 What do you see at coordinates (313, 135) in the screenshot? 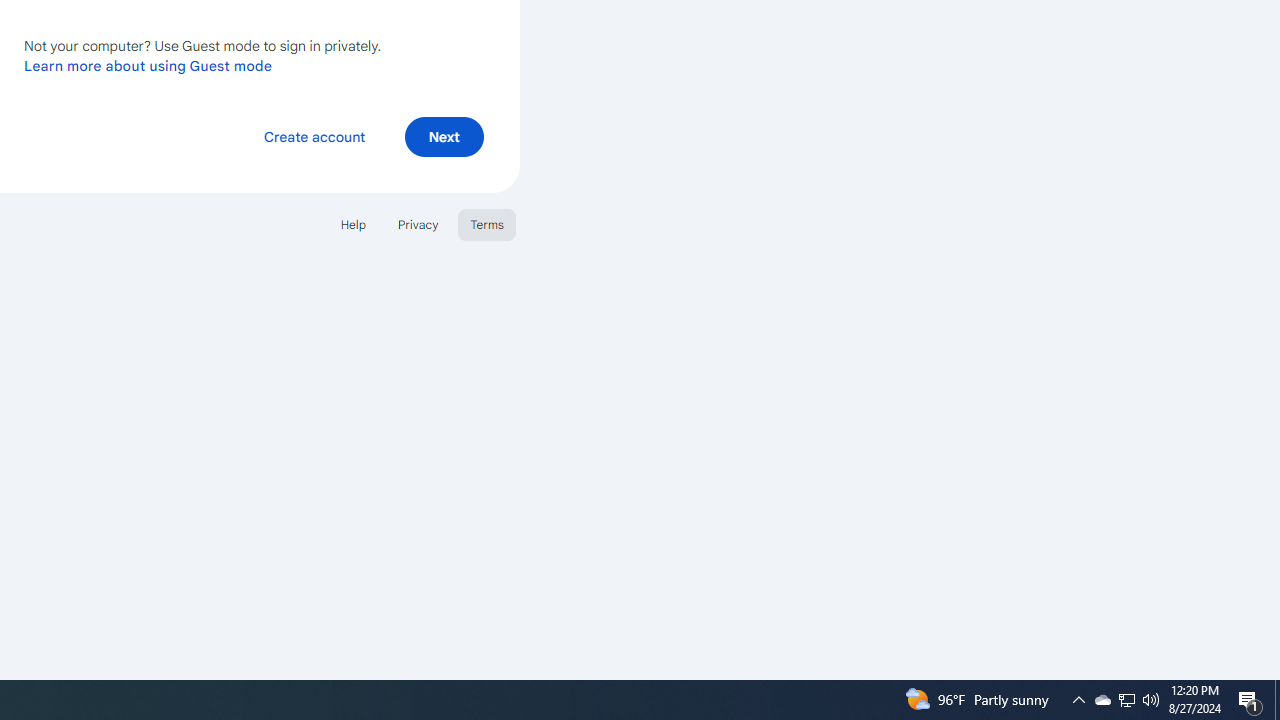
I see `'Create account'` at bounding box center [313, 135].